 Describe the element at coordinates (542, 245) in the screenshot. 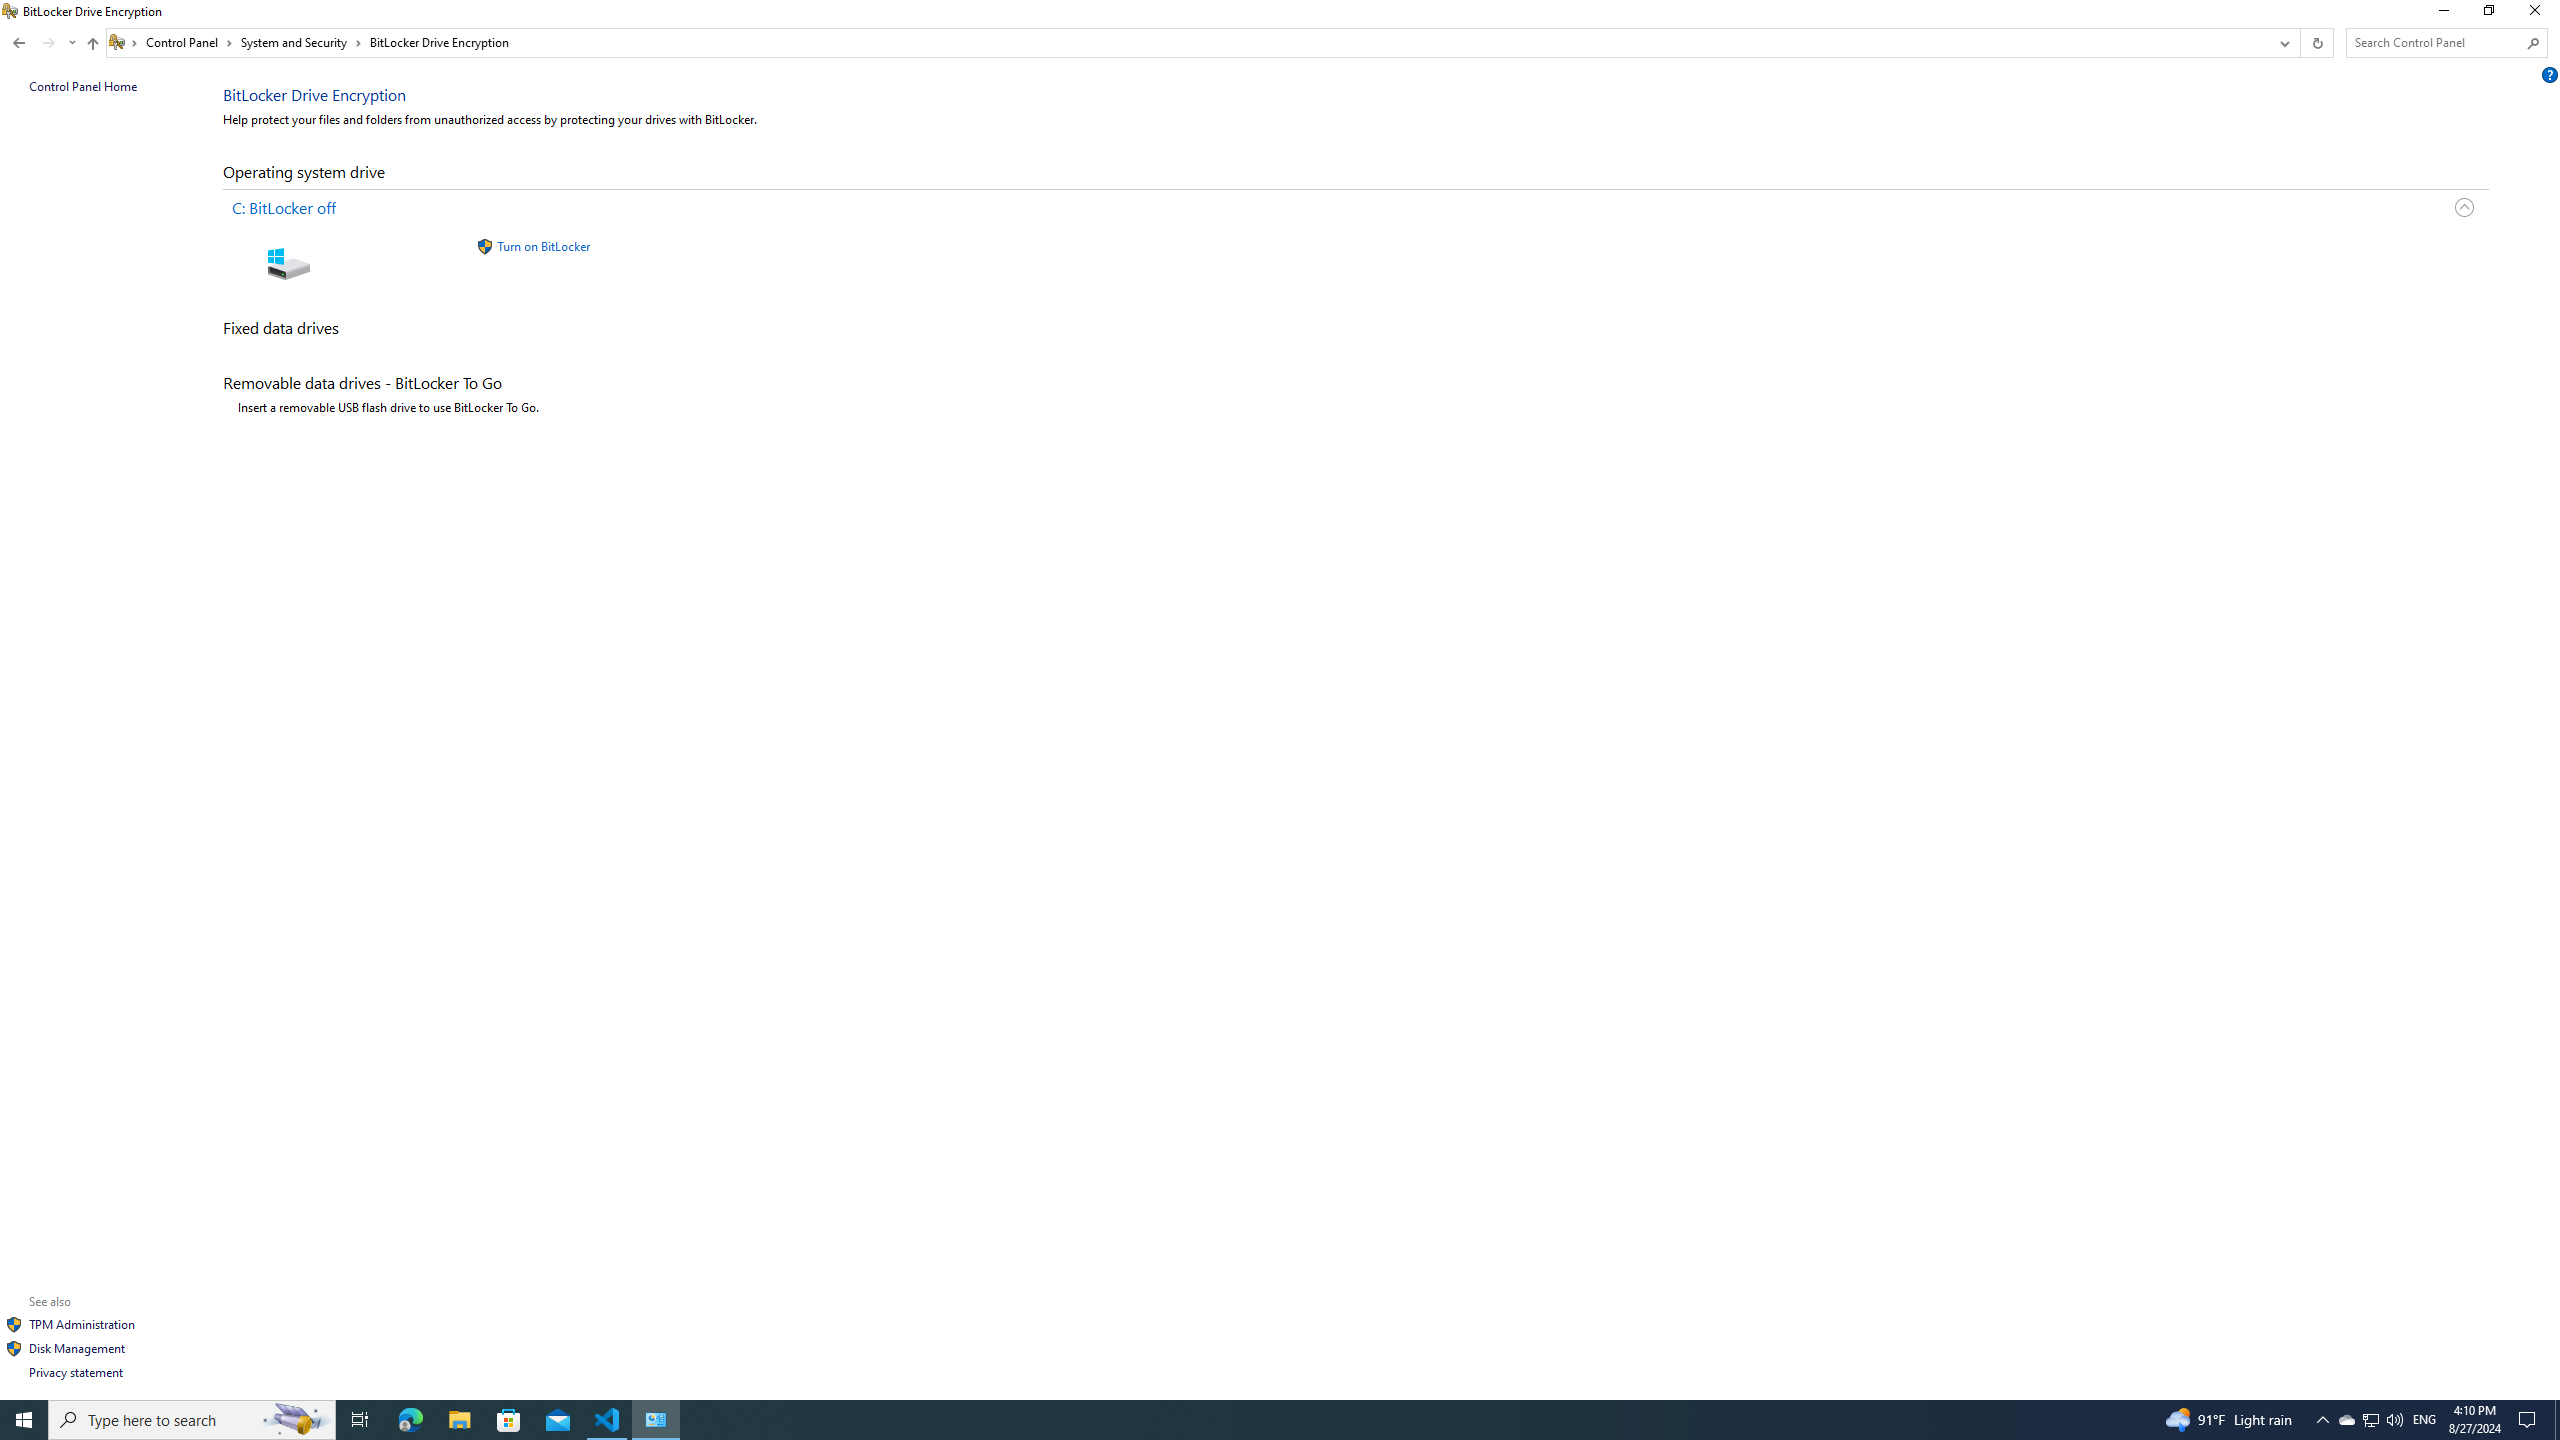

I see `'Turn on BitLocker'` at that location.